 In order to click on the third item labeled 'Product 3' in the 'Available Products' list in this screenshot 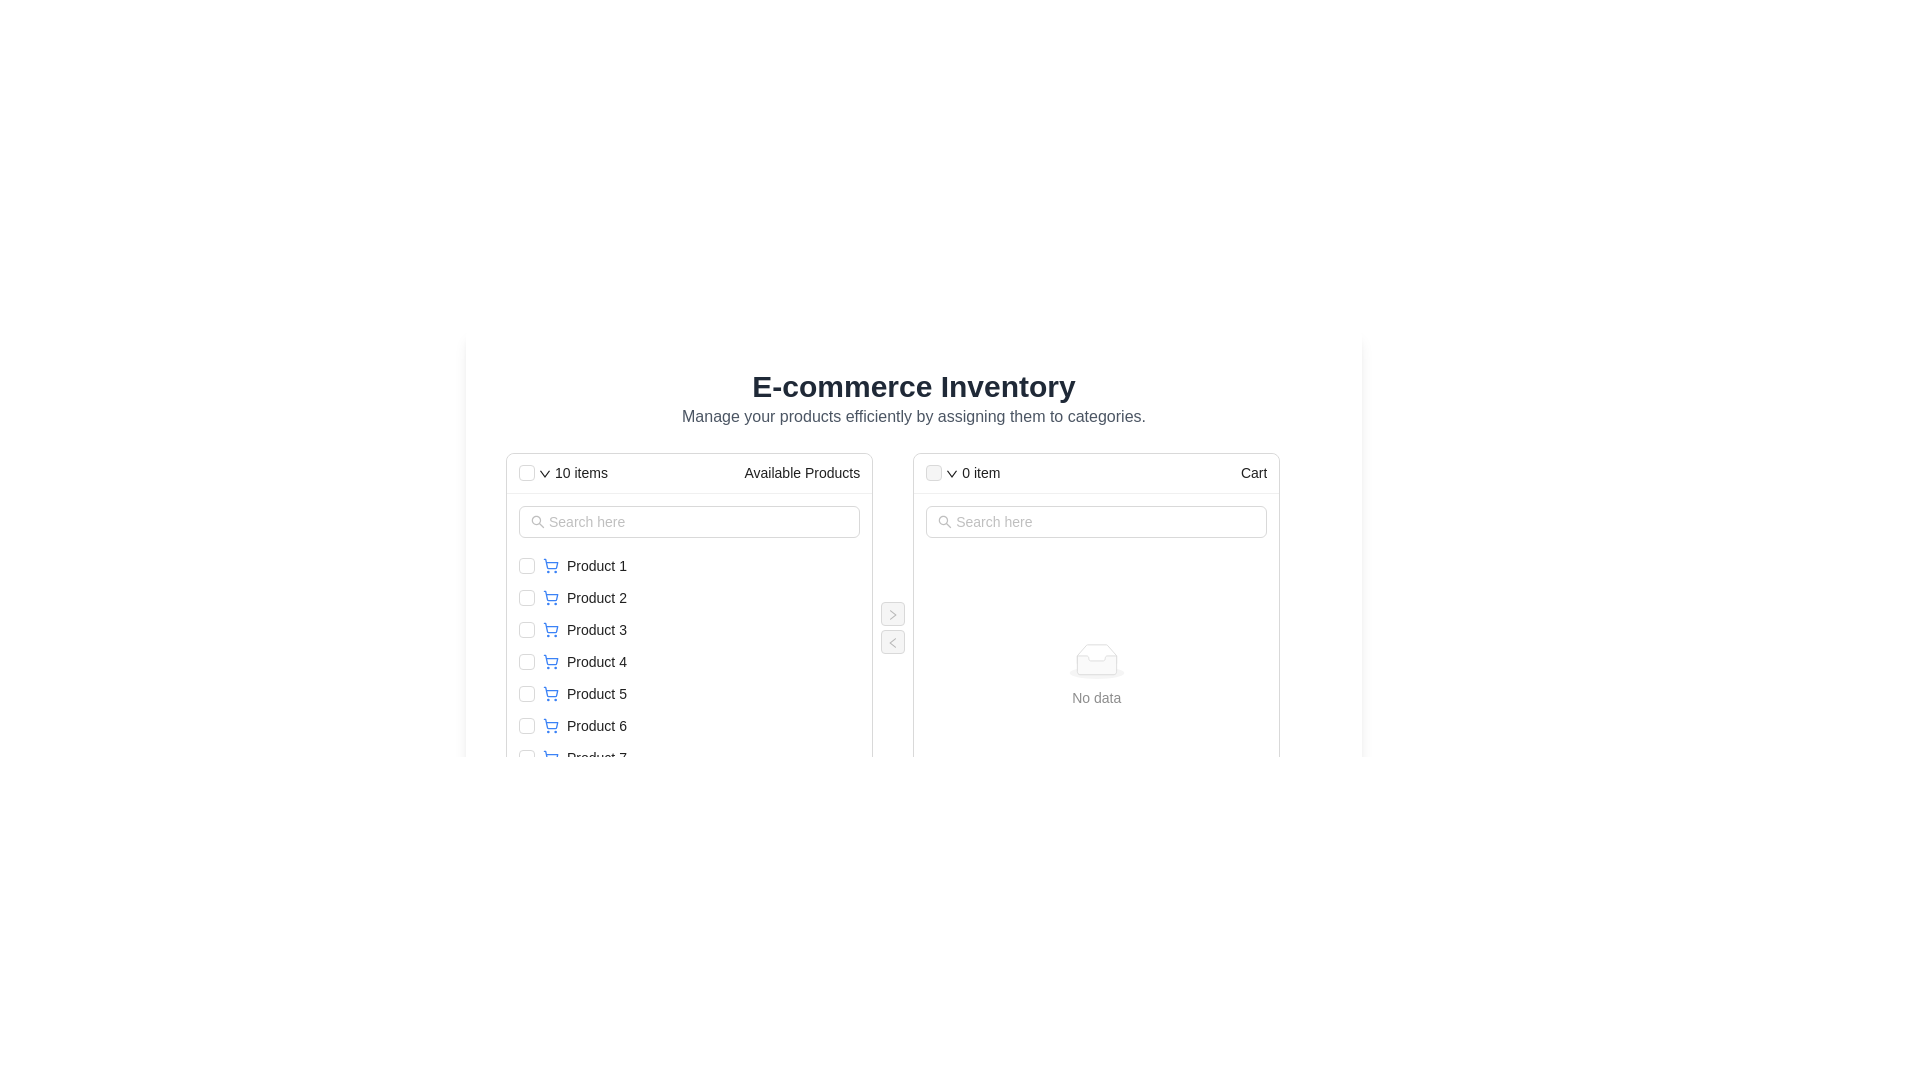, I will do `click(689, 627)`.